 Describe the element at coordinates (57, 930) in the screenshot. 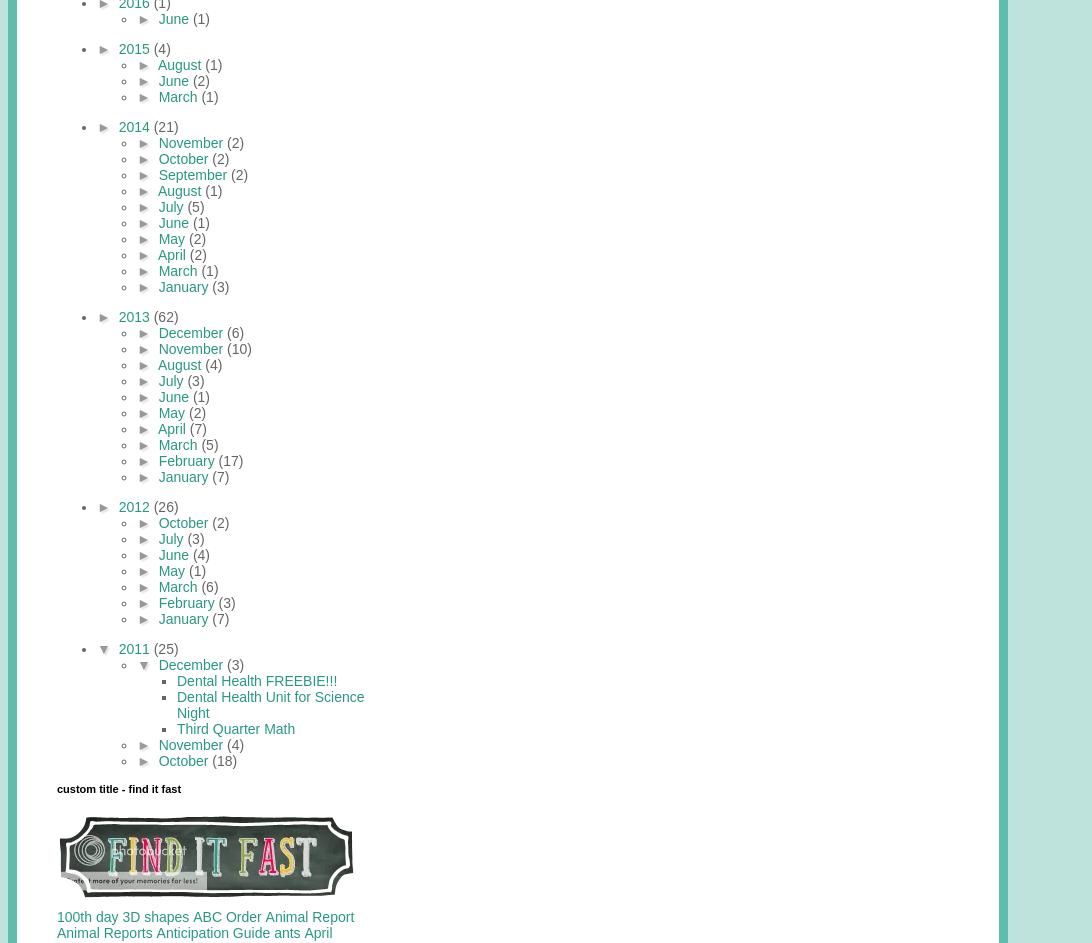

I see `'Animal Reports'` at that location.